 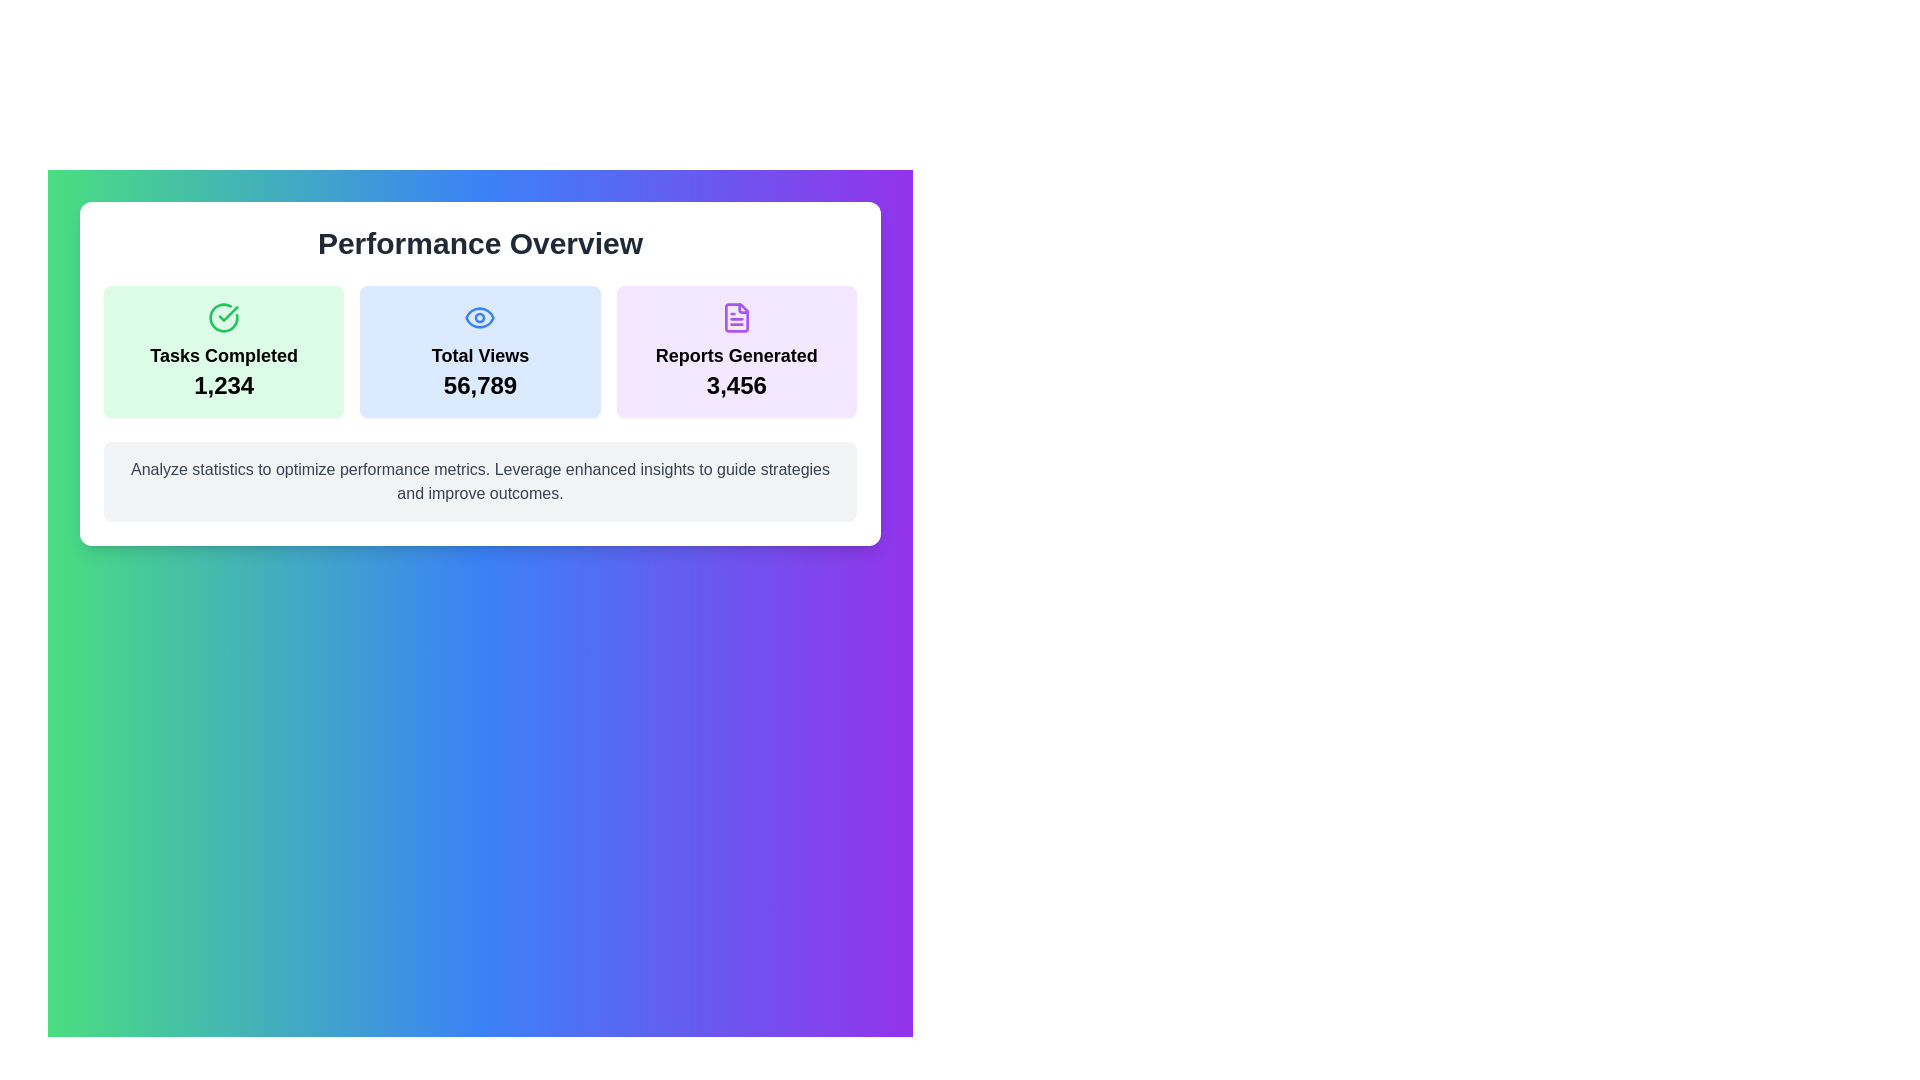 I want to click on the purple document icon above the text 'Reports Generated 3,456' within the rightmost card labeled 'Reports Generated' in the statistics overview section, so click(x=735, y=316).